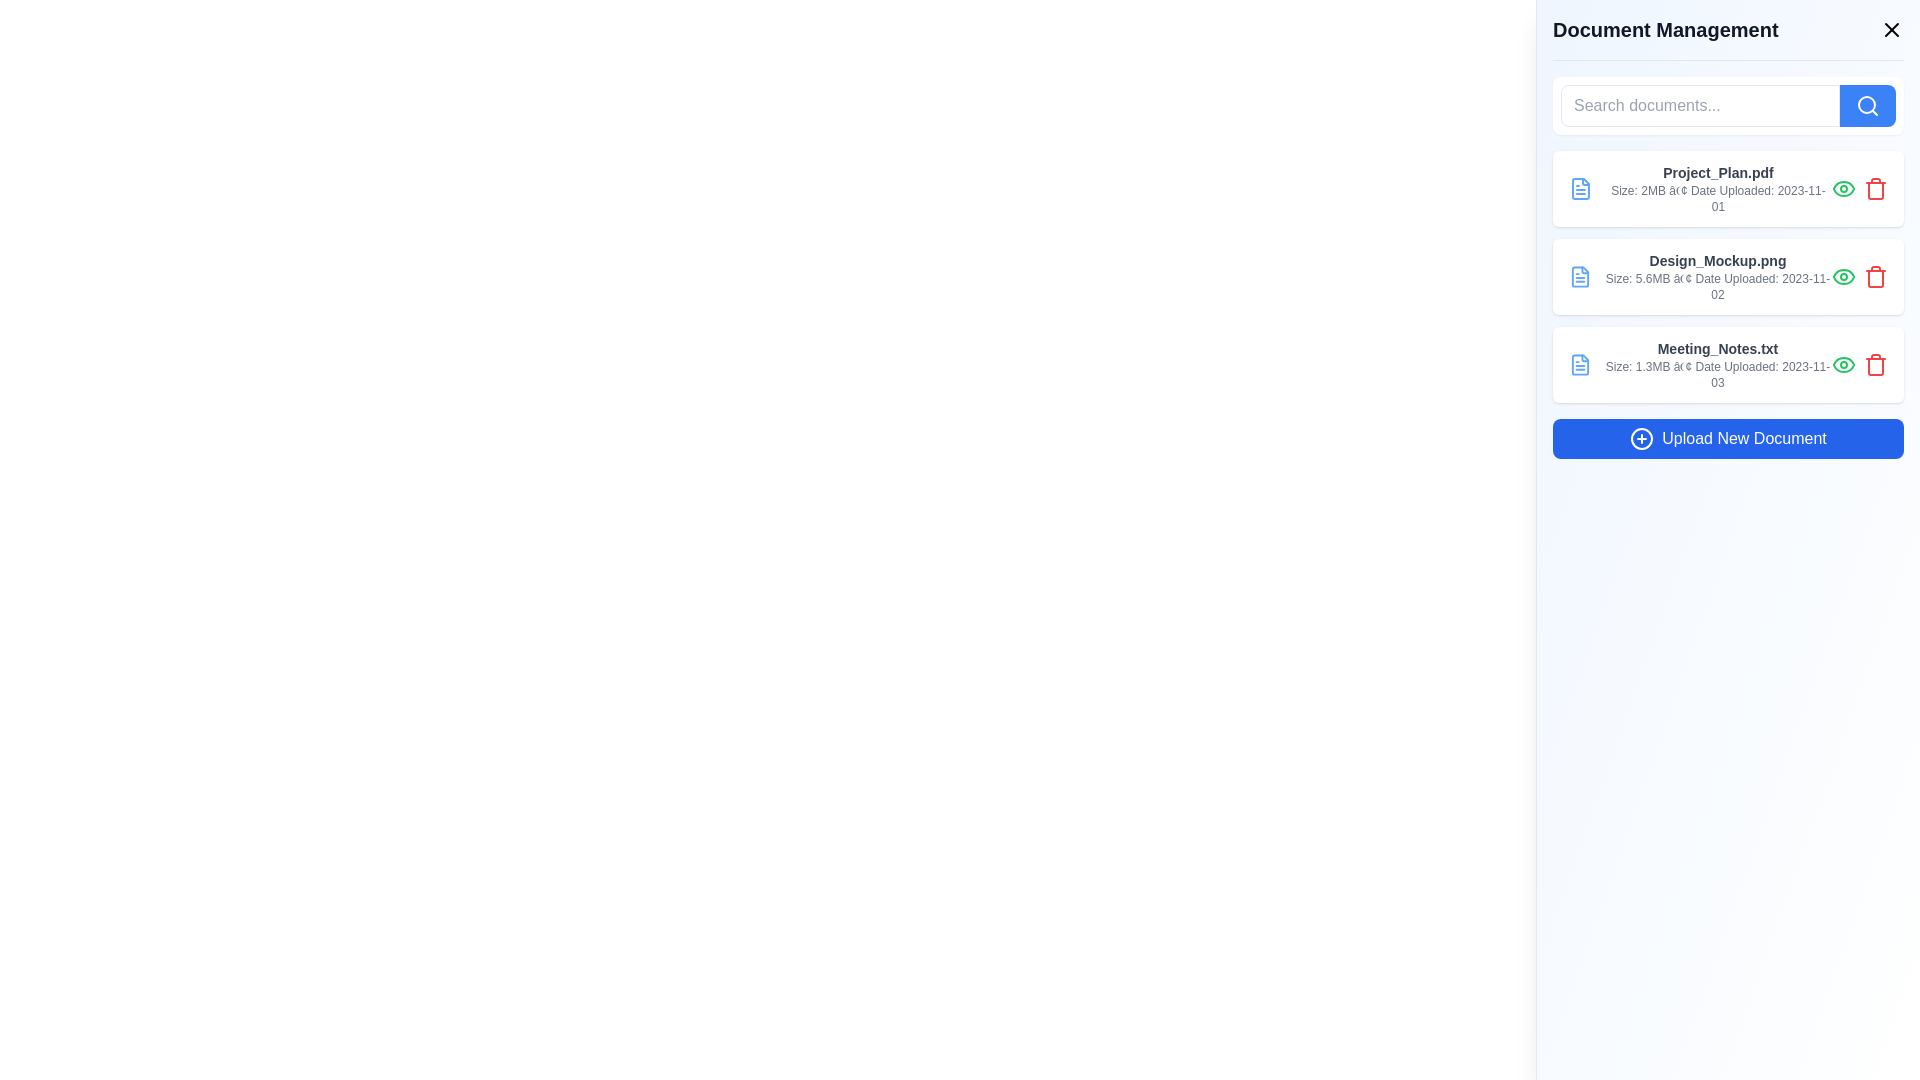 The width and height of the screenshot is (1920, 1080). What do you see at coordinates (1579, 365) in the screenshot?
I see `the icon representing the file type for 'Meeting_Notes.txt' in the document management interface, located to the left of the file name` at bounding box center [1579, 365].